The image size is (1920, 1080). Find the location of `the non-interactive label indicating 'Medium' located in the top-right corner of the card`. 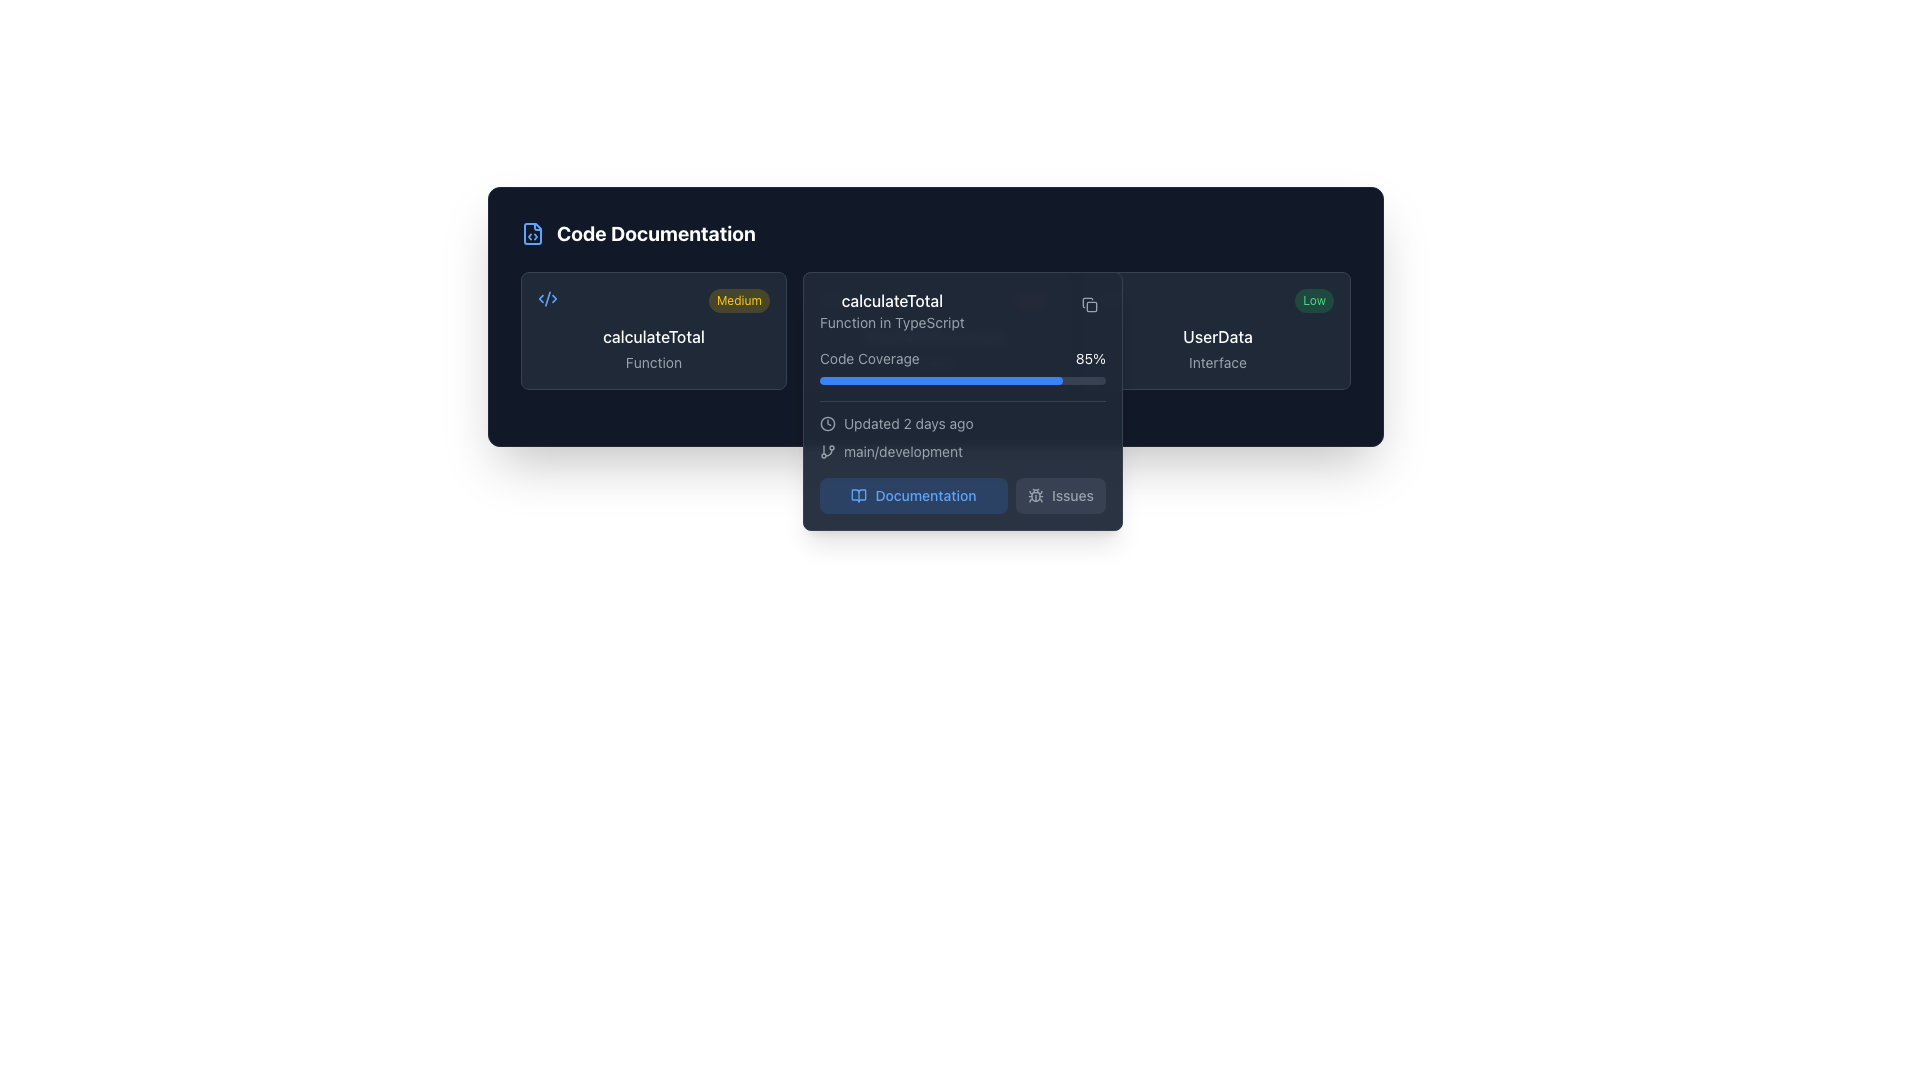

the non-interactive label indicating 'Medium' located in the top-right corner of the card is located at coordinates (738, 300).